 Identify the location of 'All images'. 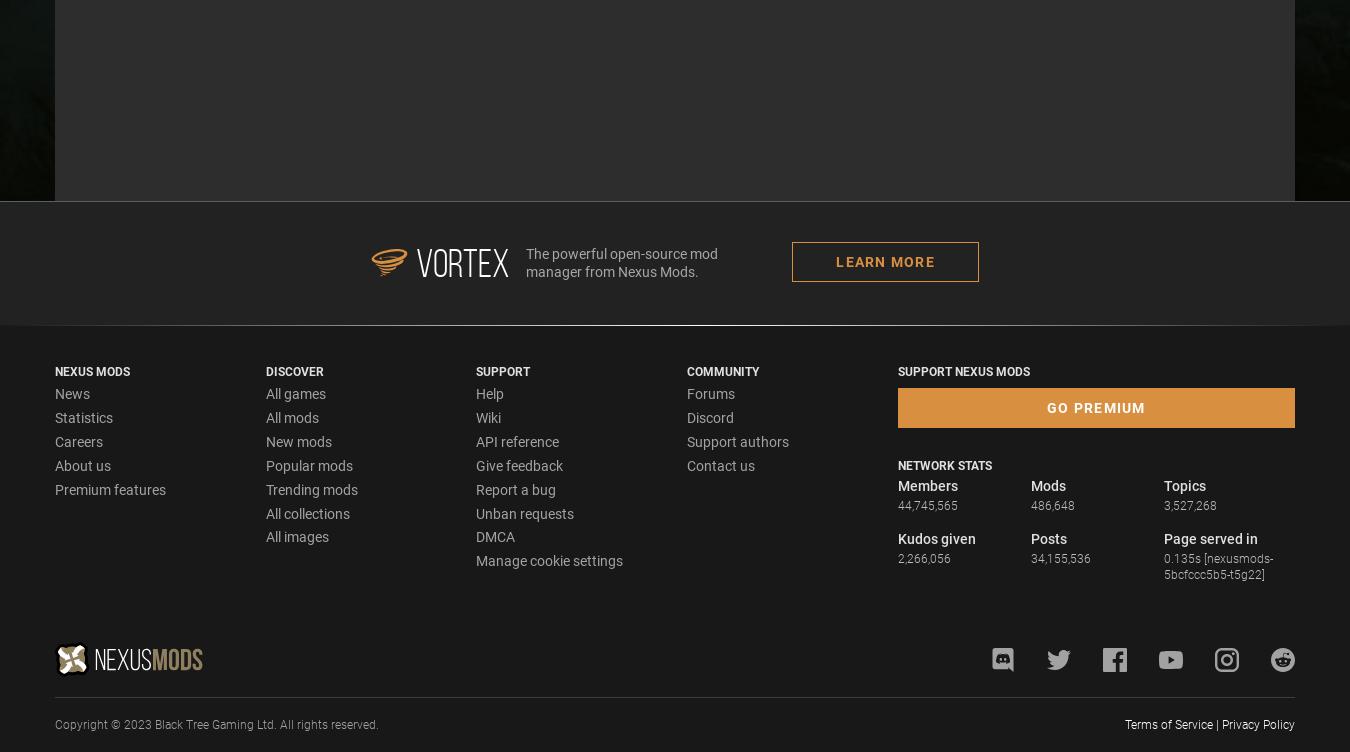
(295, 536).